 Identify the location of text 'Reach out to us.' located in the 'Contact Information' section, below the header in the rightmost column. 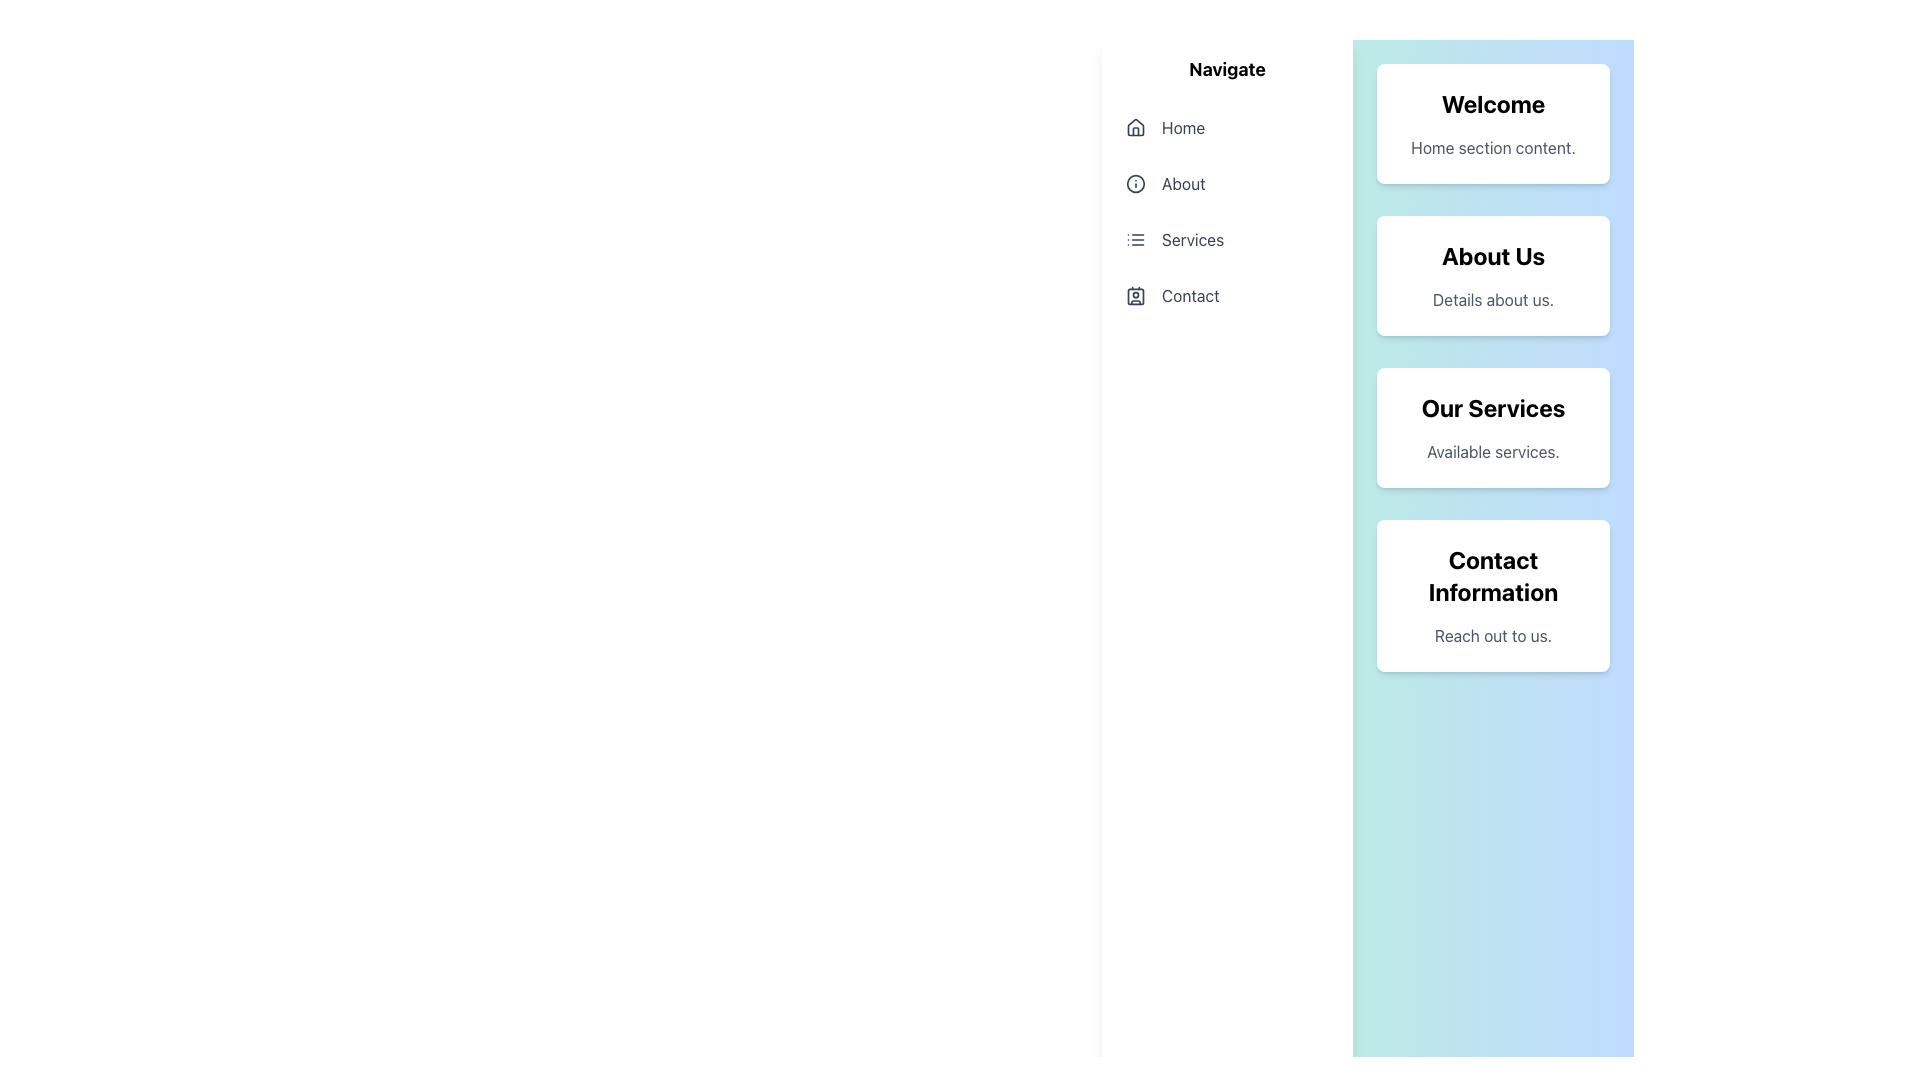
(1493, 636).